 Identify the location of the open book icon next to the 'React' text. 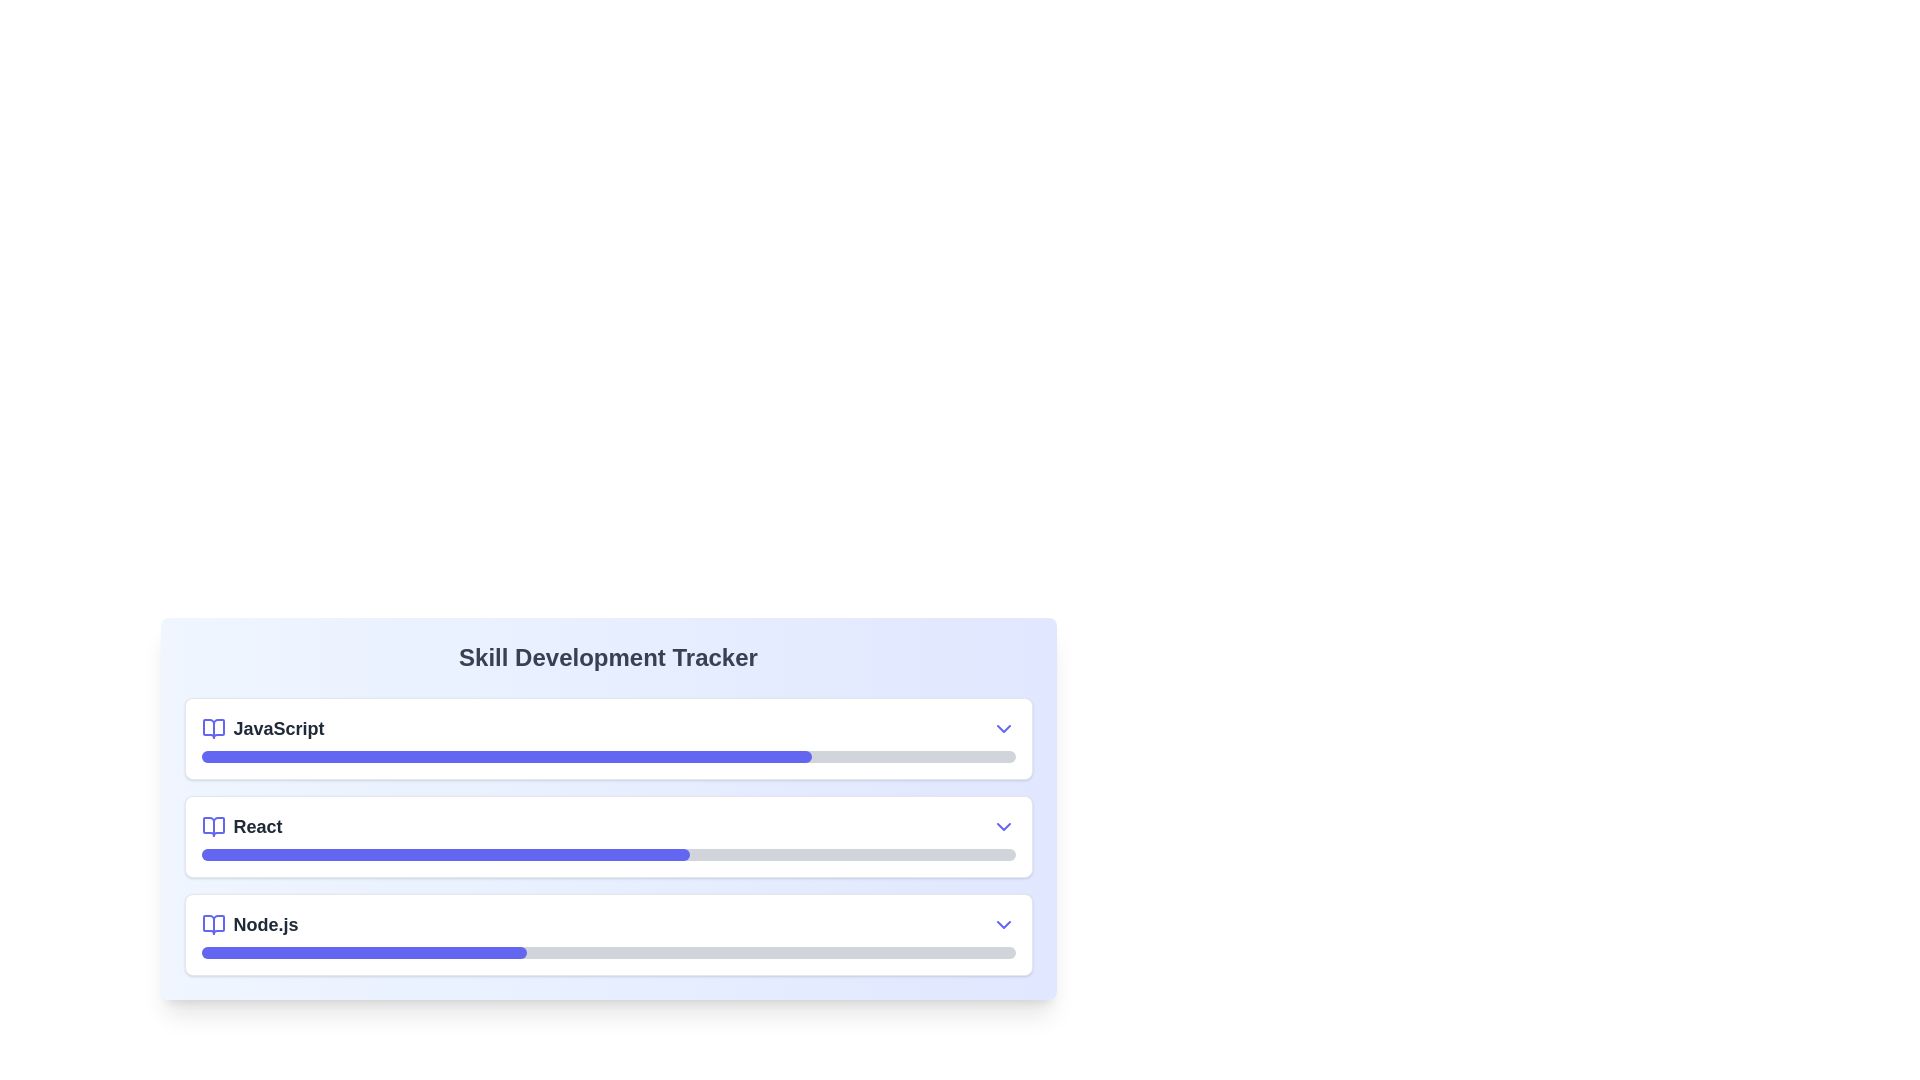
(241, 826).